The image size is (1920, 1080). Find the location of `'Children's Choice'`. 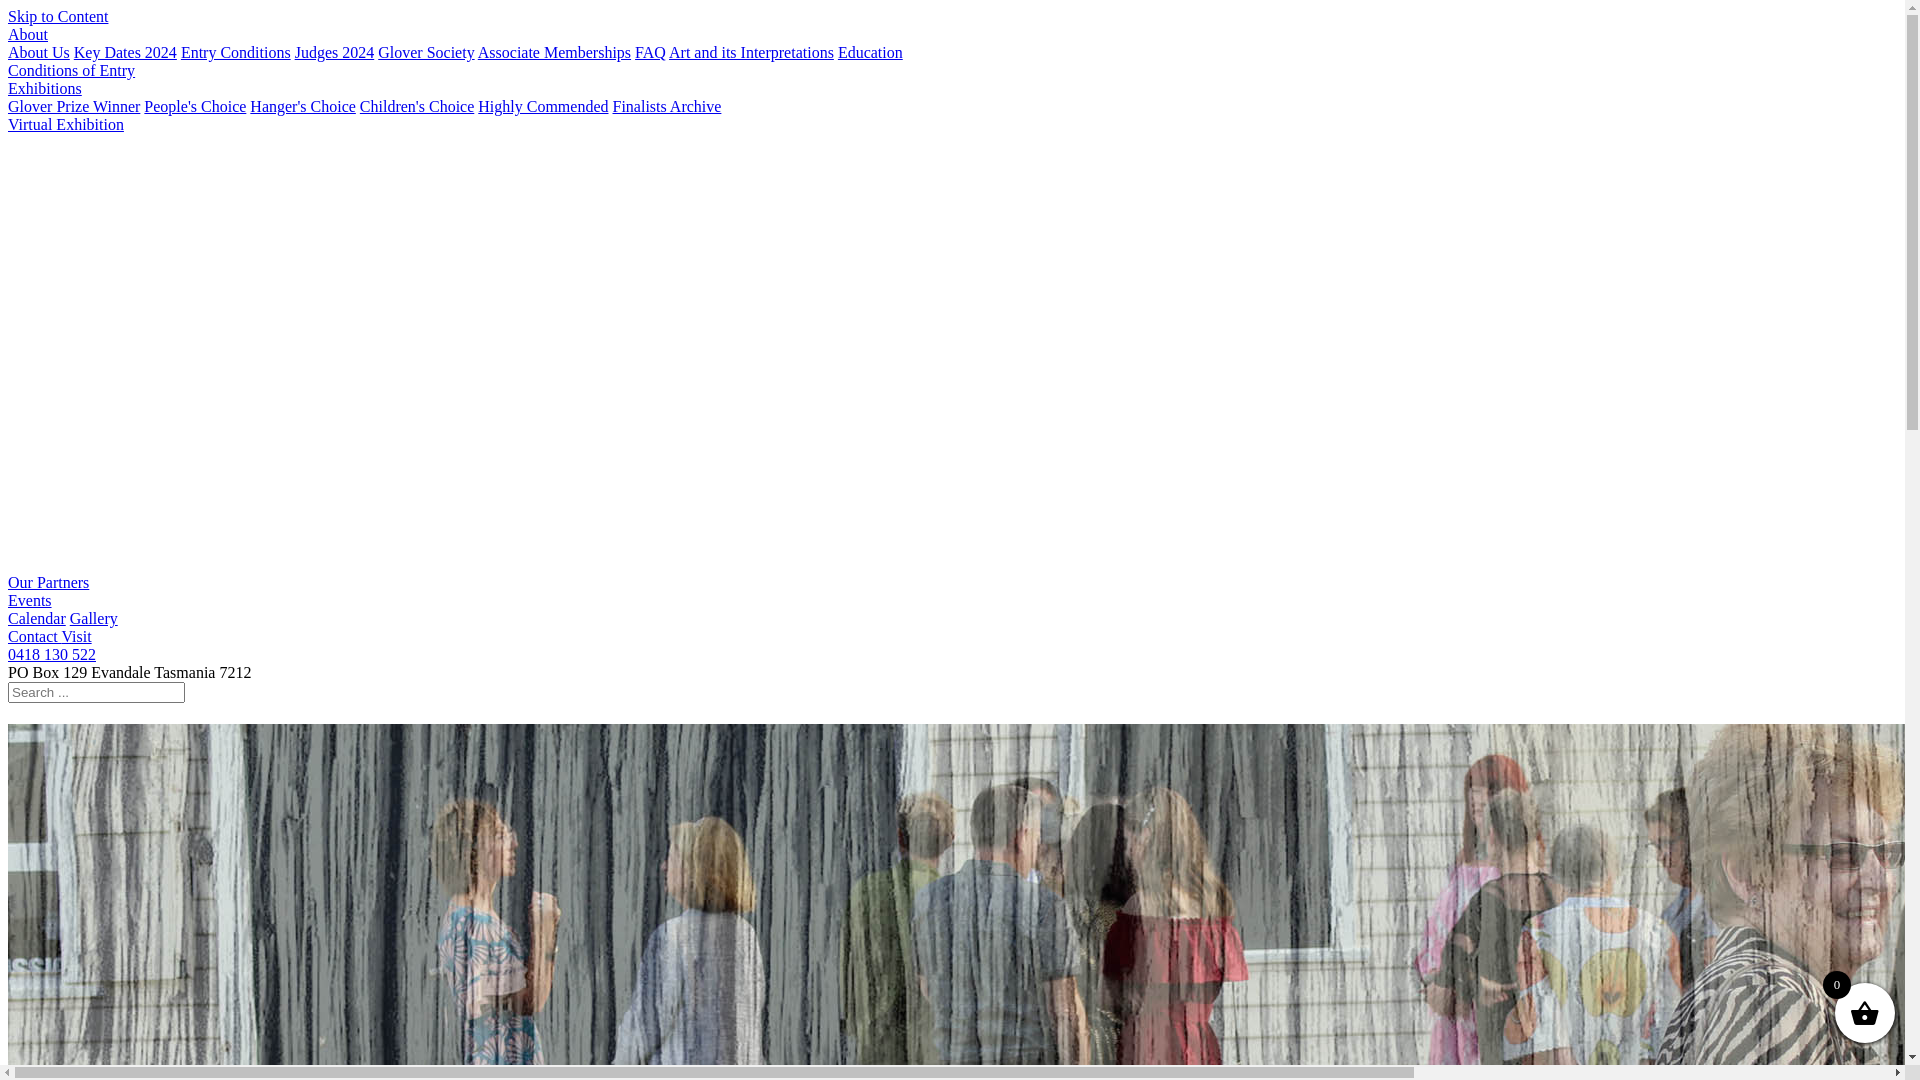

'Children's Choice' is located at coordinates (416, 106).